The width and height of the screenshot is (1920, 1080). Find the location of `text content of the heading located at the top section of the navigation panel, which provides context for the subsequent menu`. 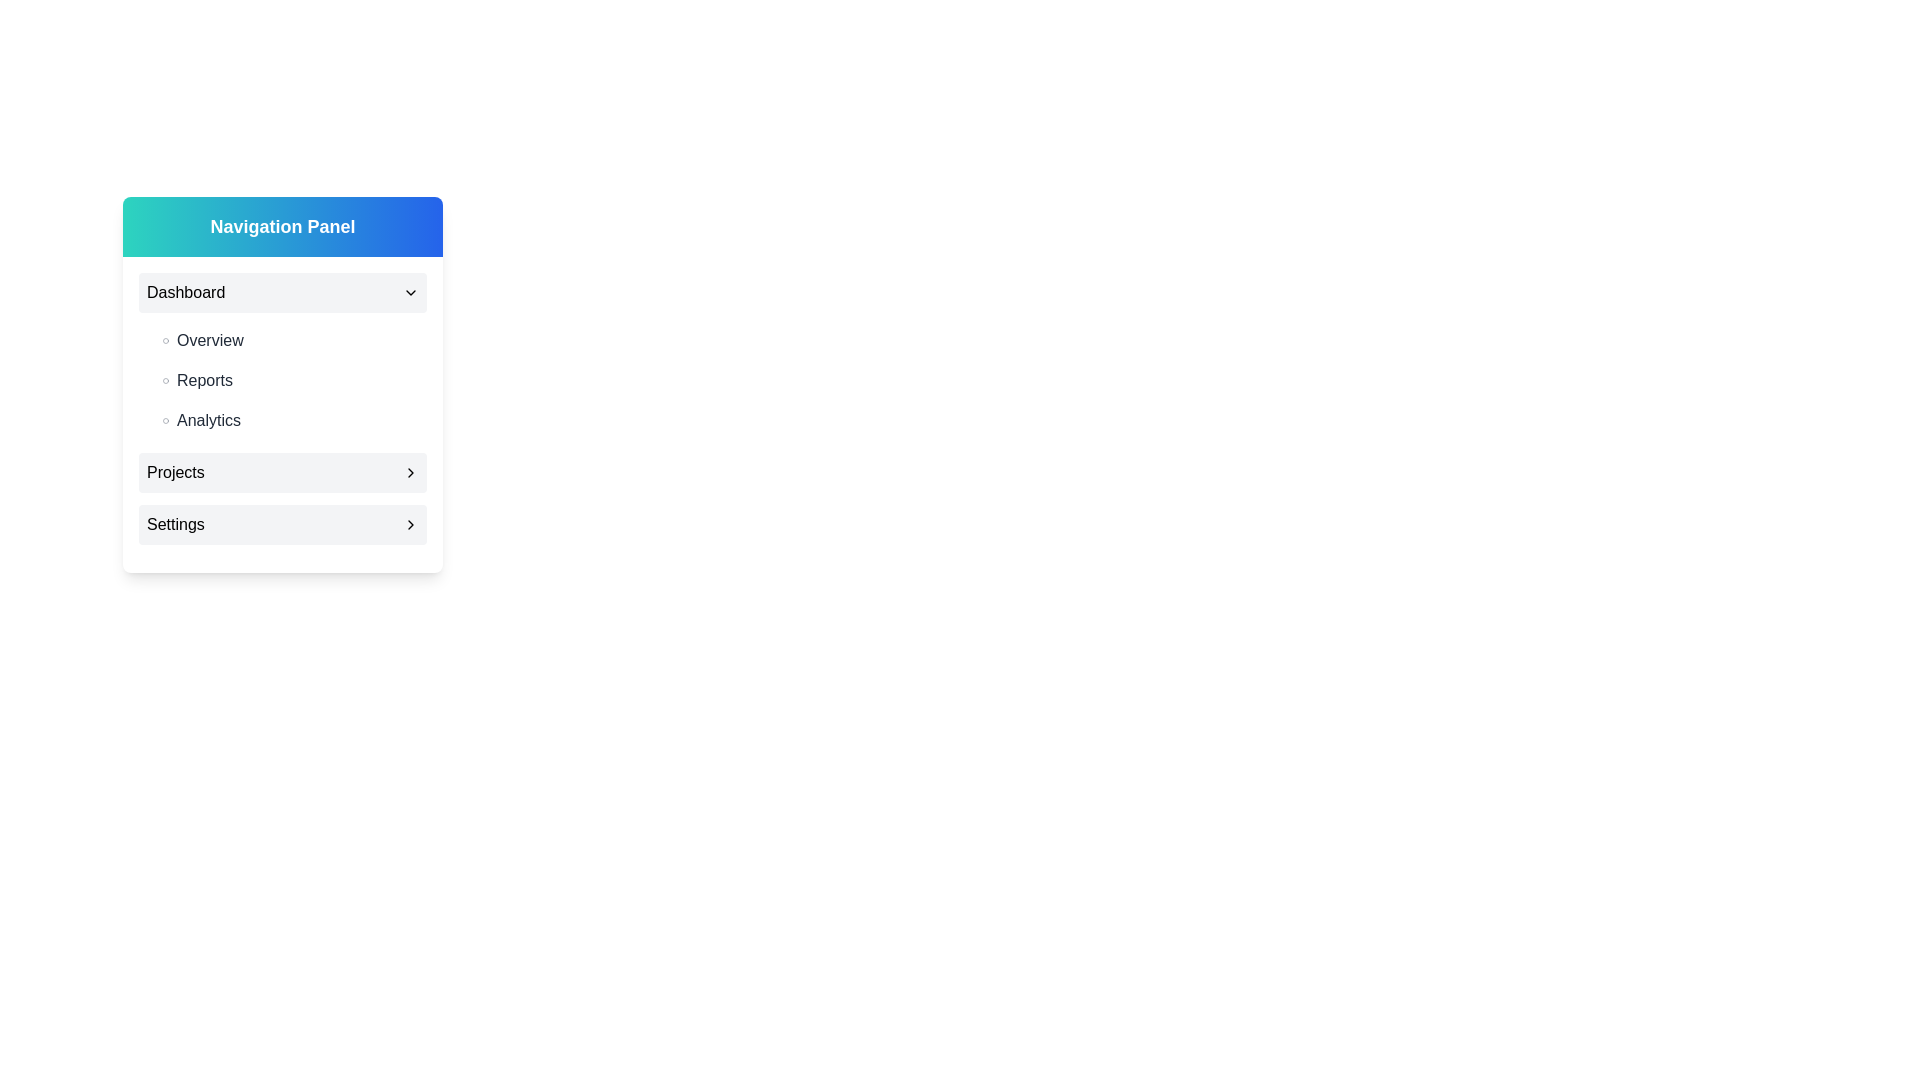

text content of the heading located at the top section of the navigation panel, which provides context for the subsequent menu is located at coordinates (282, 226).